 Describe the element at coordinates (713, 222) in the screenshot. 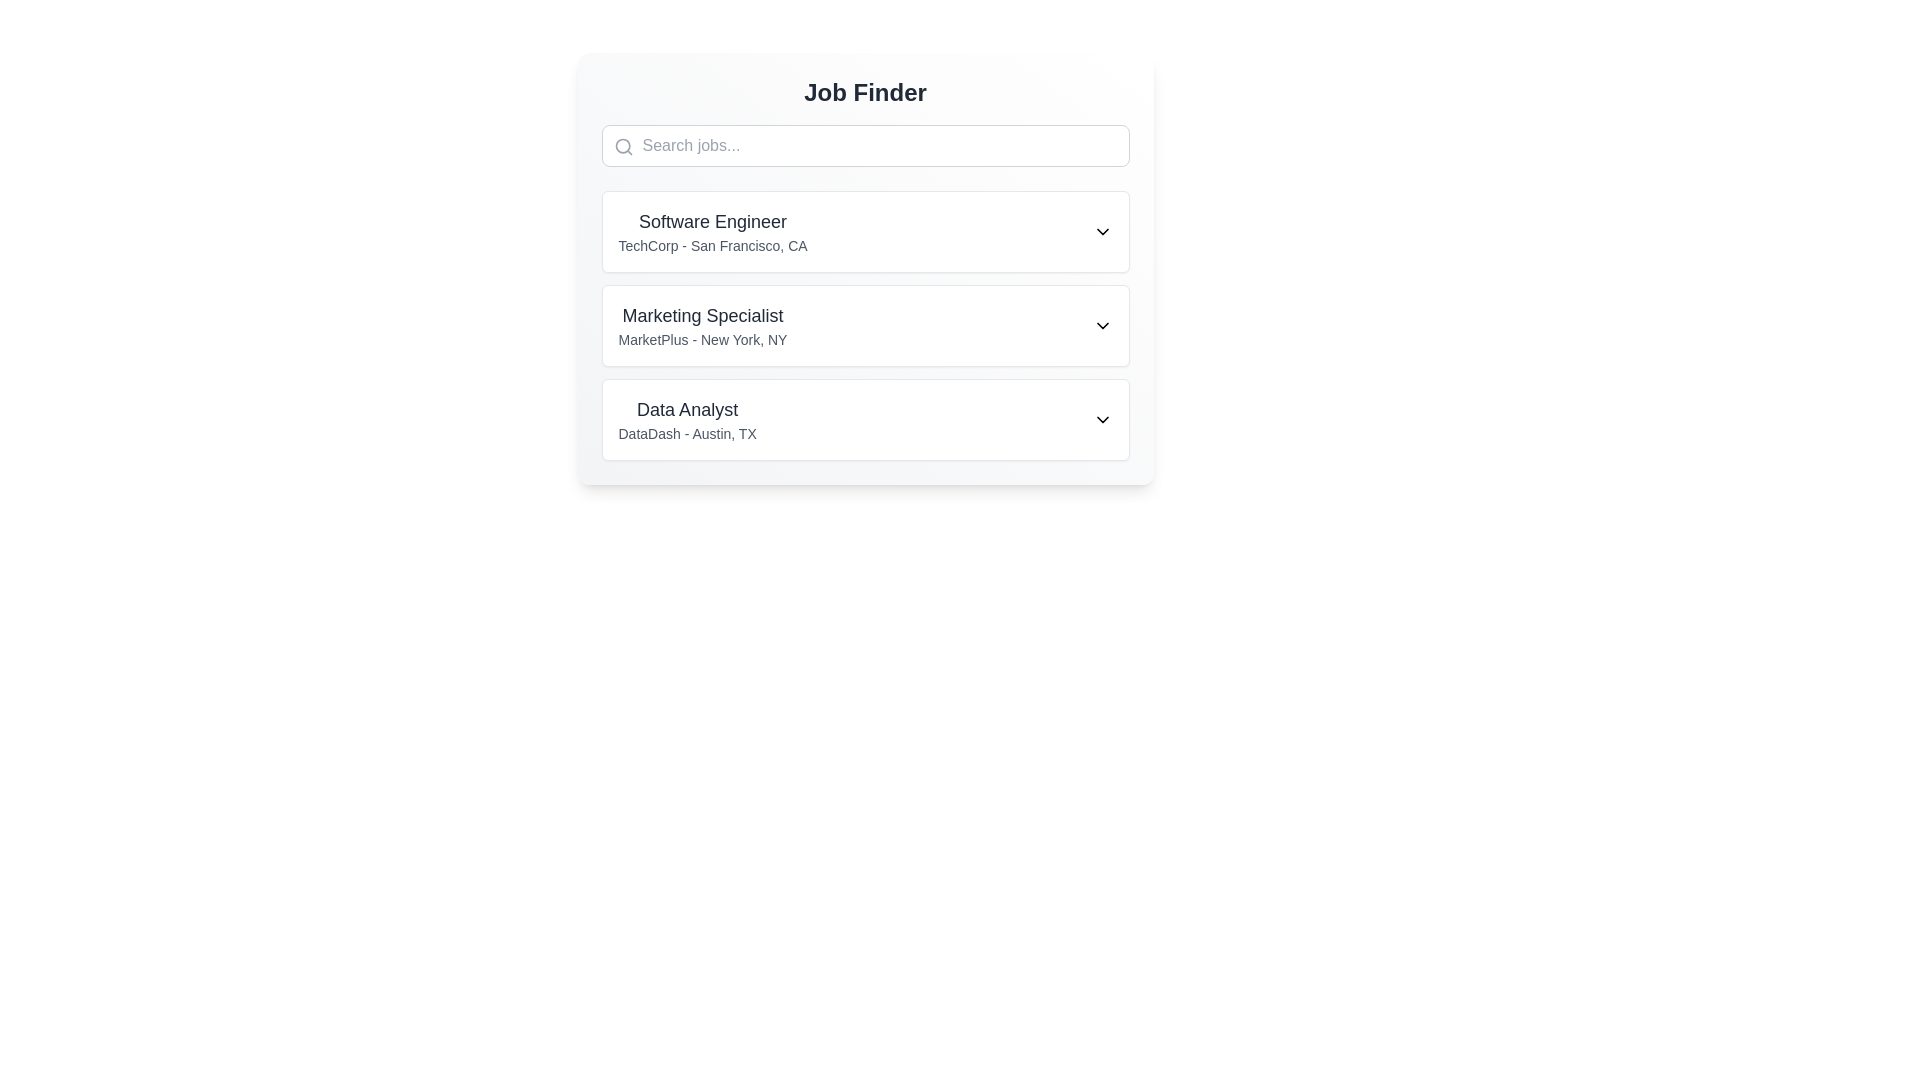

I see `the static text element that identifies the job position 'Software Engineer' in the job postings list under the 'Job Finder' header` at that location.